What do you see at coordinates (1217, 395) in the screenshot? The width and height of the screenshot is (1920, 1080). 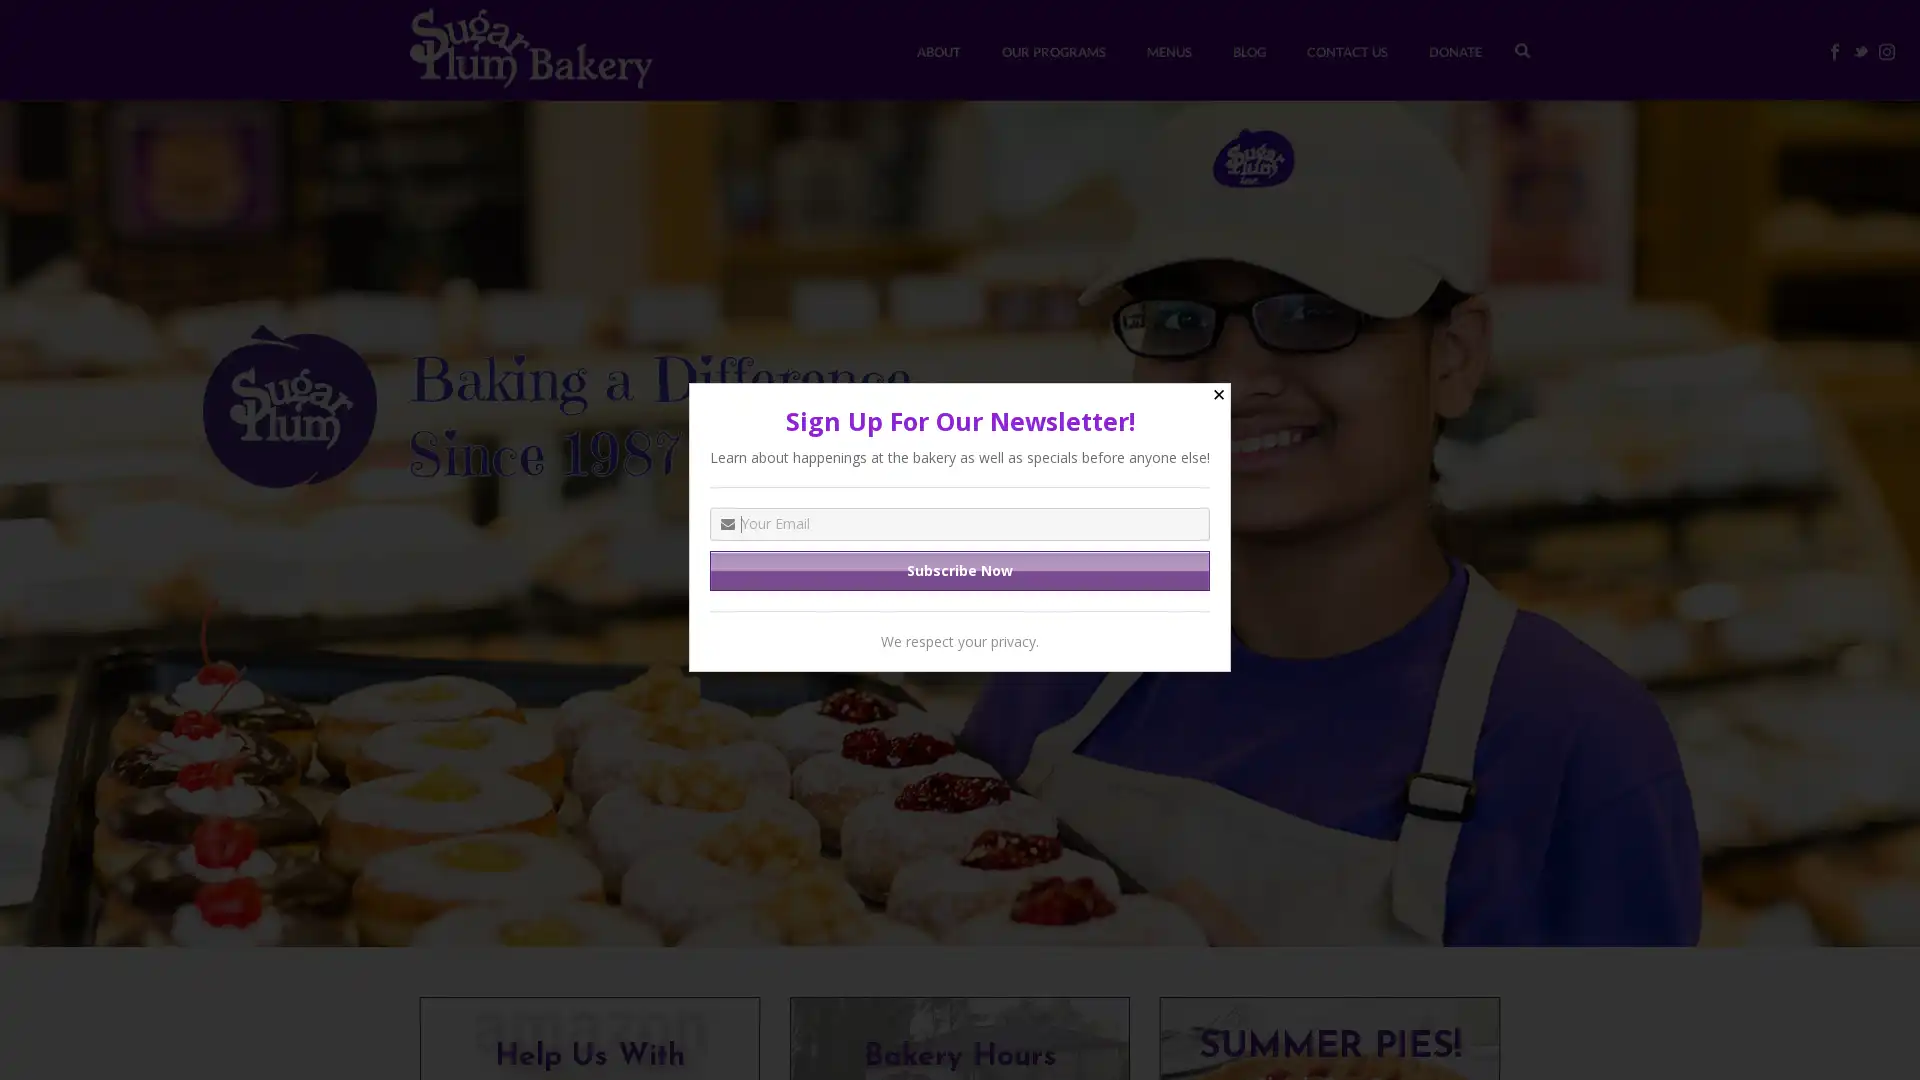 I see `Close` at bounding box center [1217, 395].